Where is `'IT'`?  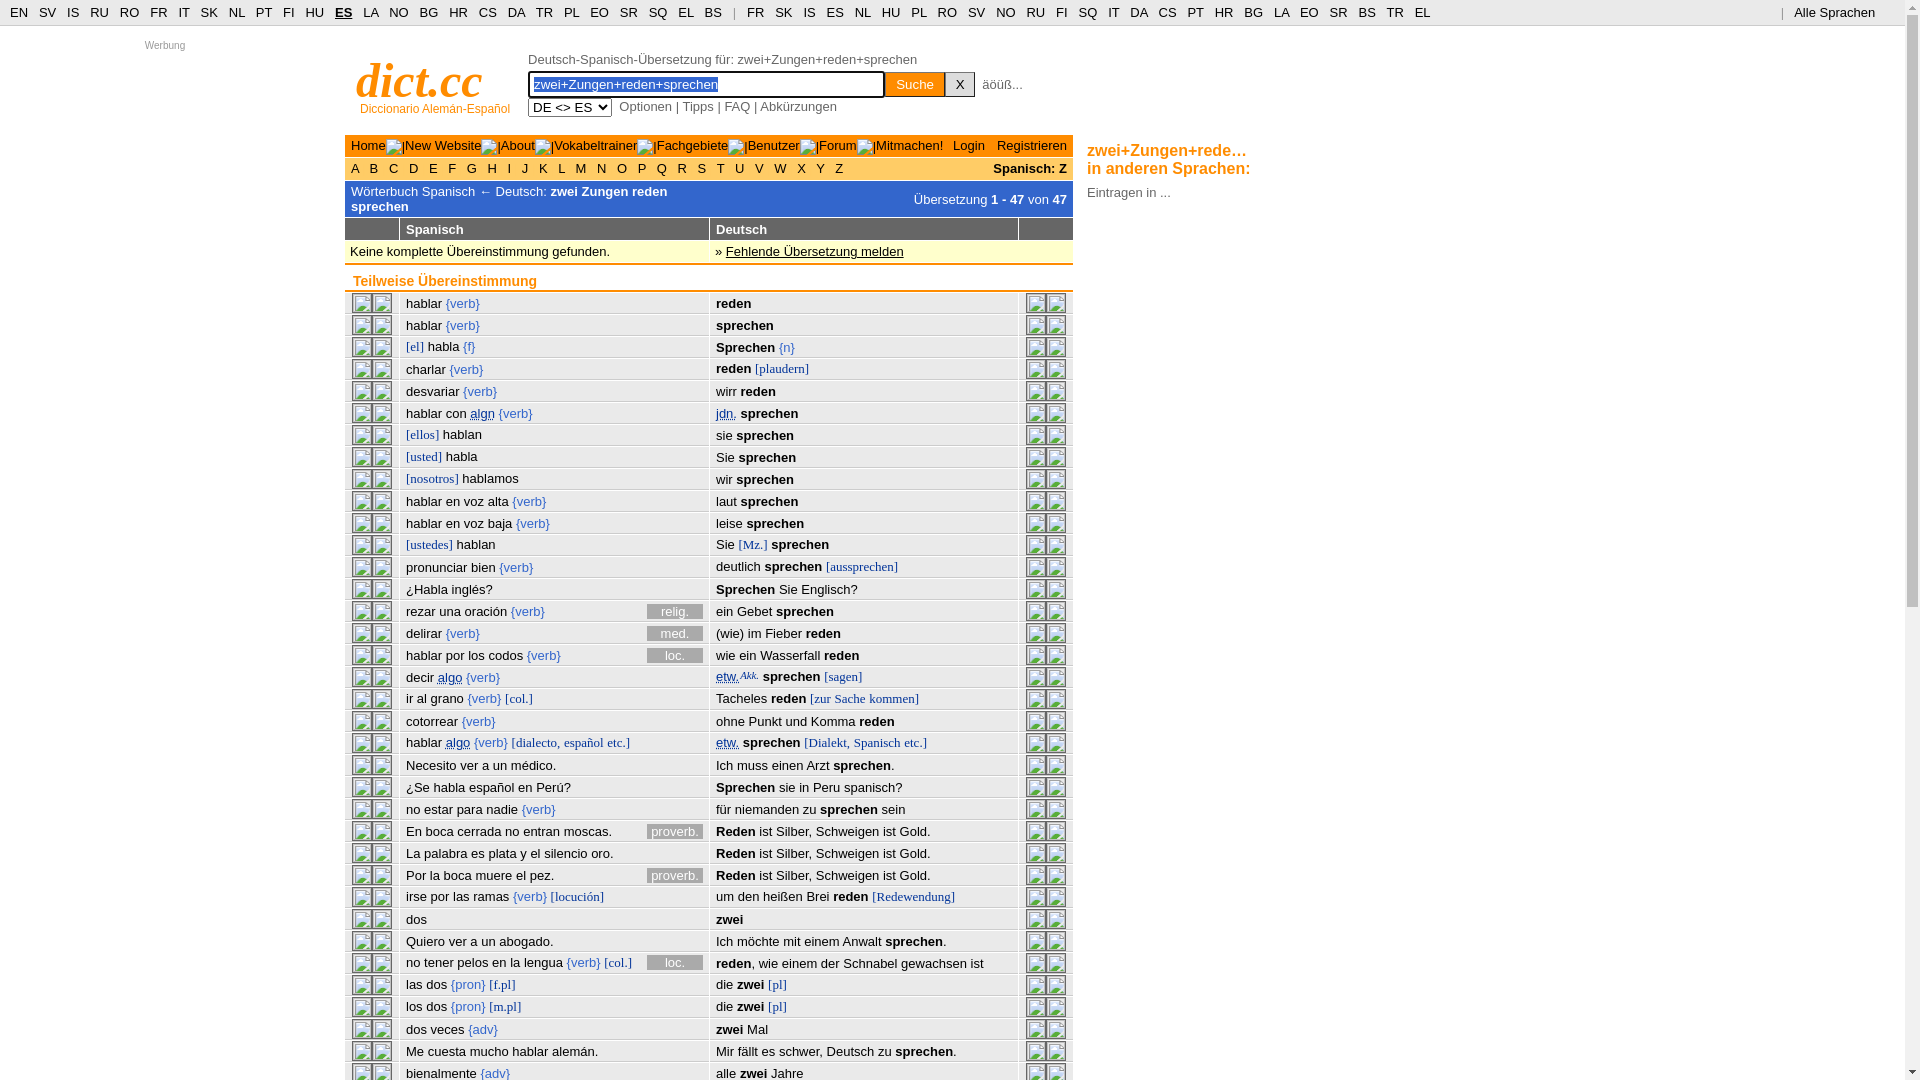 'IT' is located at coordinates (1112, 12).